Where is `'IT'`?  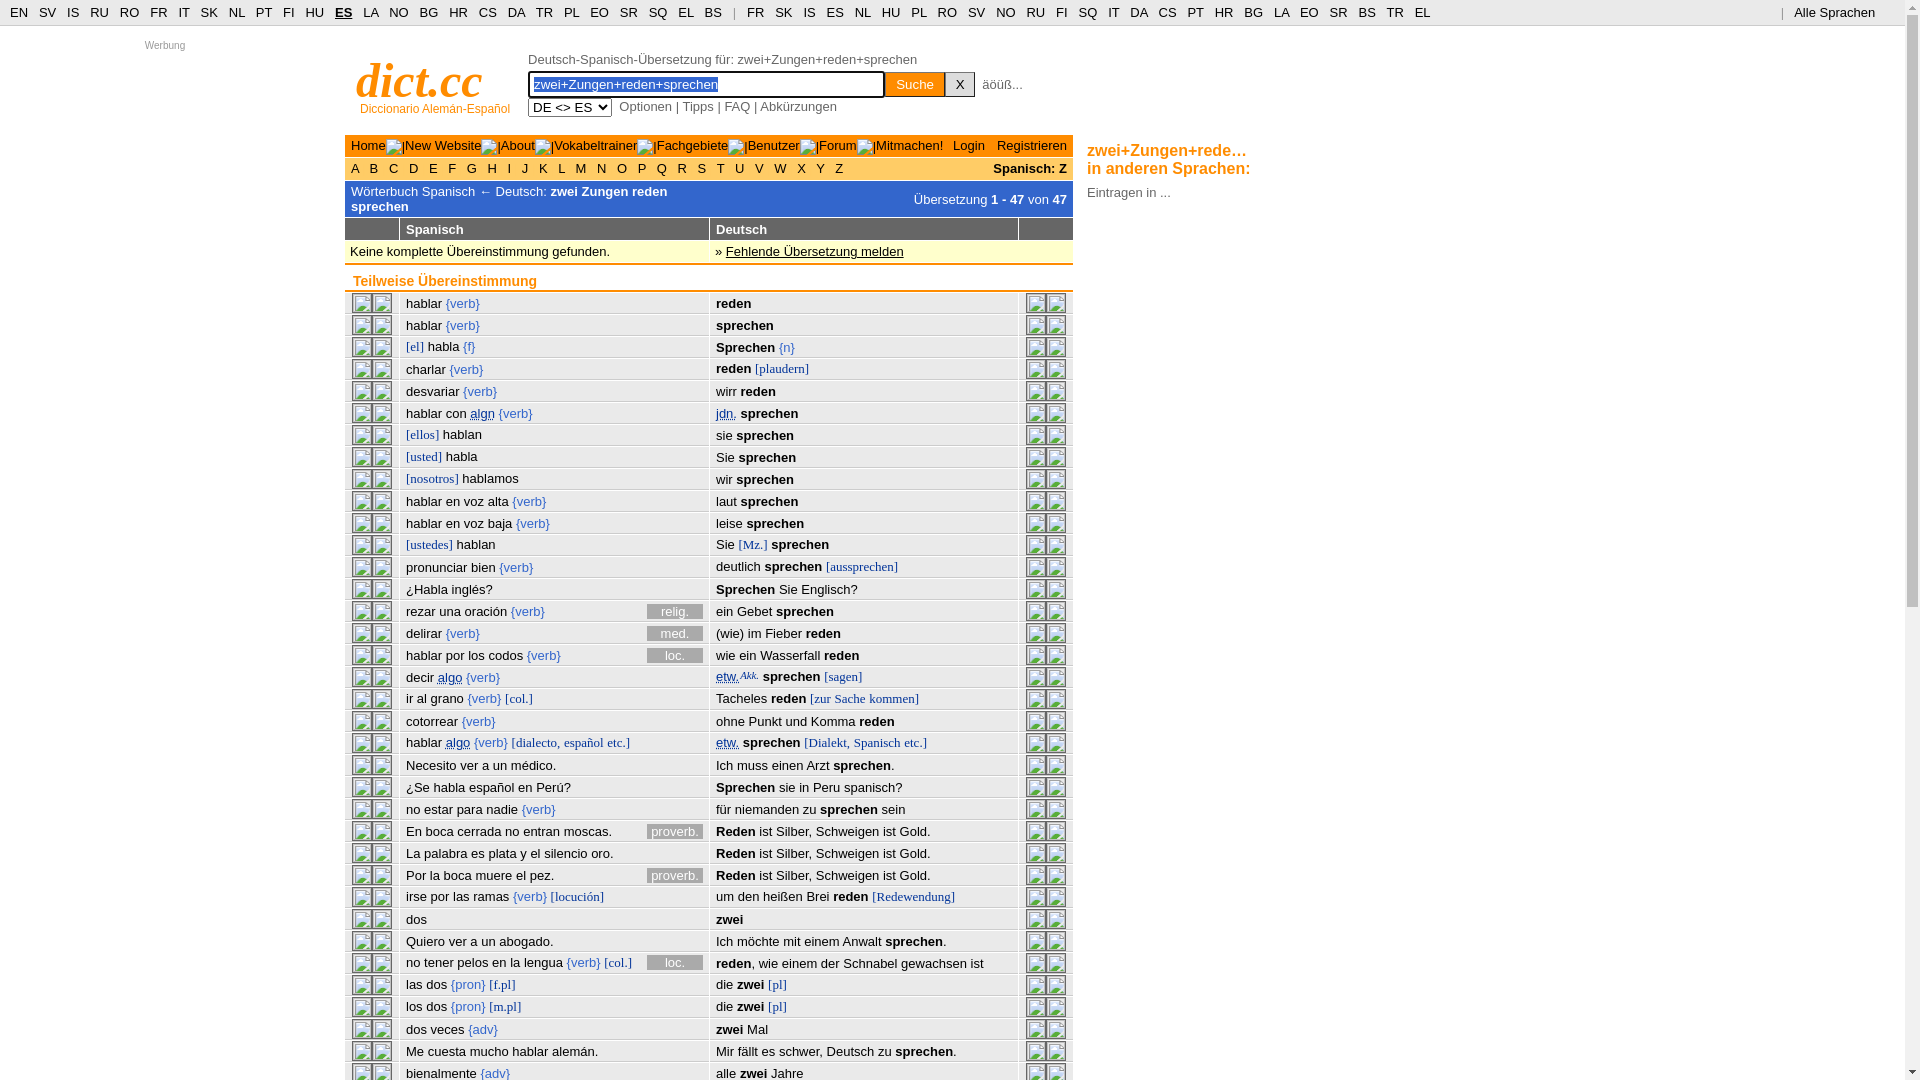 'IT' is located at coordinates (1112, 12).